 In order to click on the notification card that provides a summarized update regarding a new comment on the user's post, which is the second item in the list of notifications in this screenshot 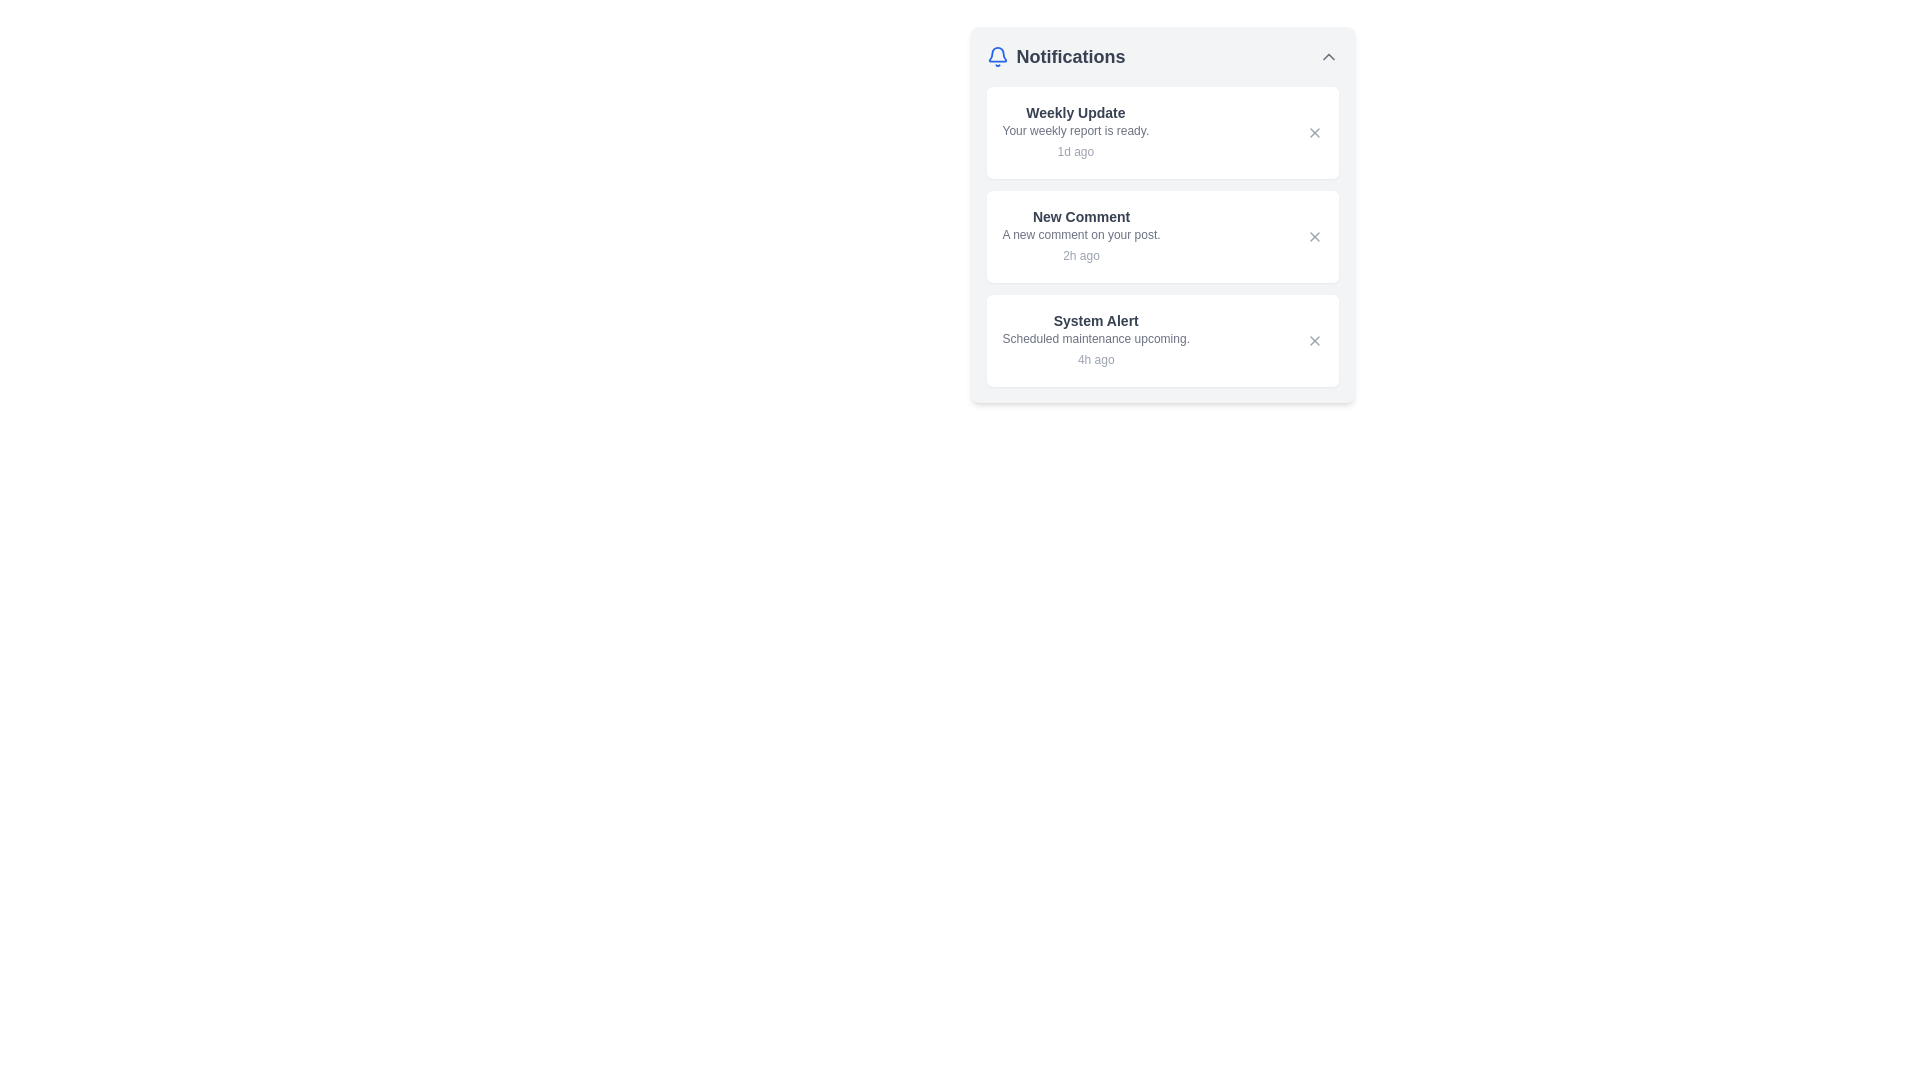, I will do `click(1162, 215)`.